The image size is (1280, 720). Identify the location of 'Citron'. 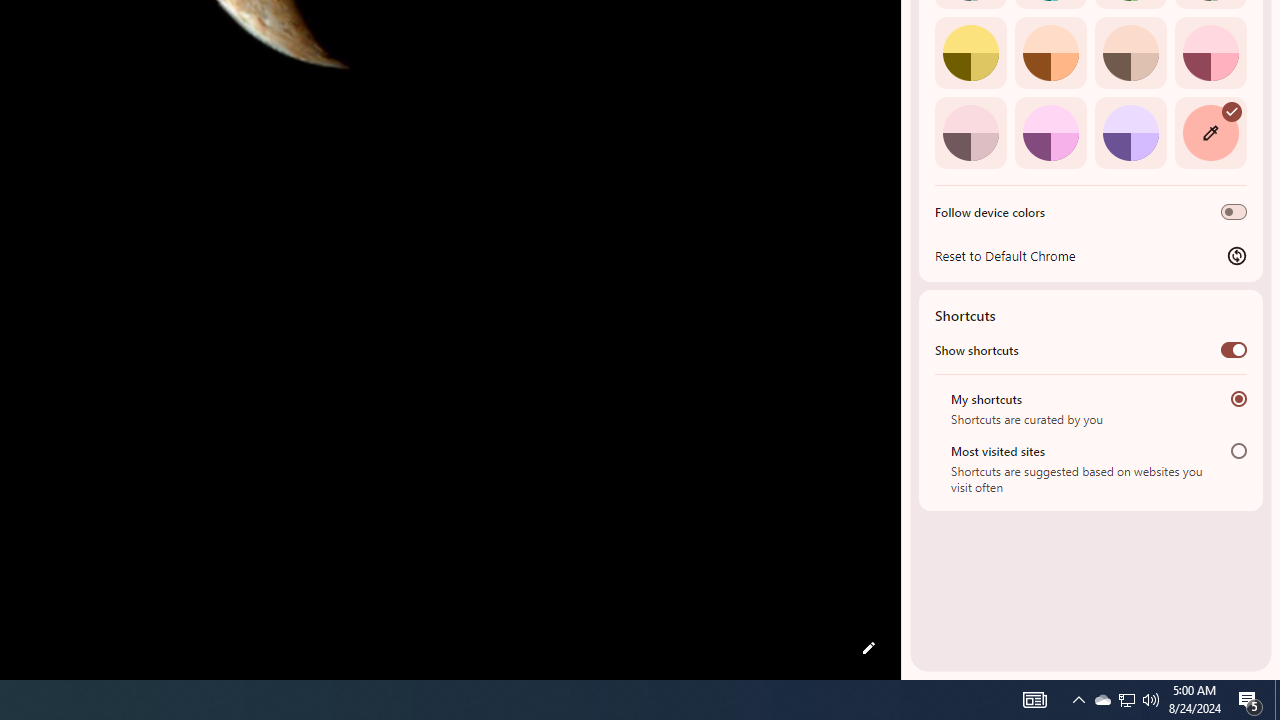
(970, 51).